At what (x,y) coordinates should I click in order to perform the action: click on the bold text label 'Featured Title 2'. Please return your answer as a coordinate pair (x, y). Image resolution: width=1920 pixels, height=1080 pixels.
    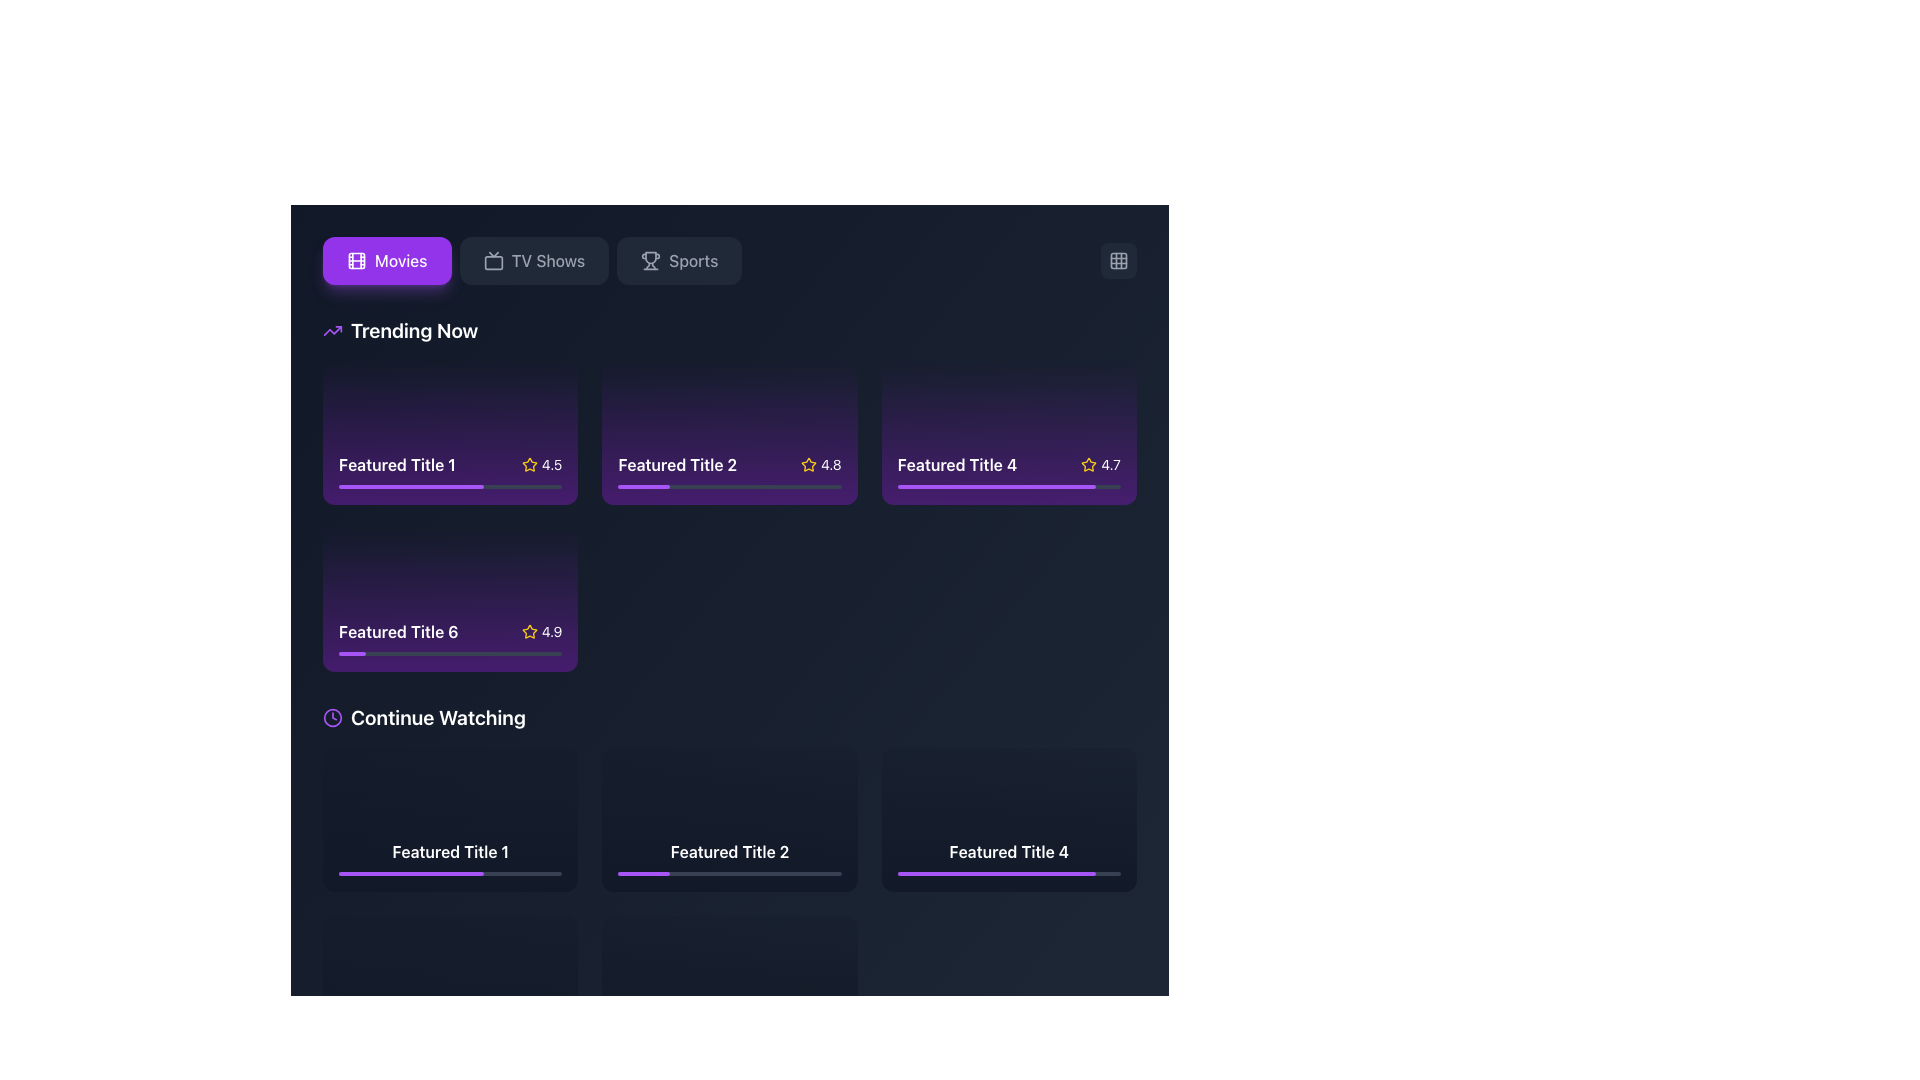
    Looking at the image, I should click on (728, 856).